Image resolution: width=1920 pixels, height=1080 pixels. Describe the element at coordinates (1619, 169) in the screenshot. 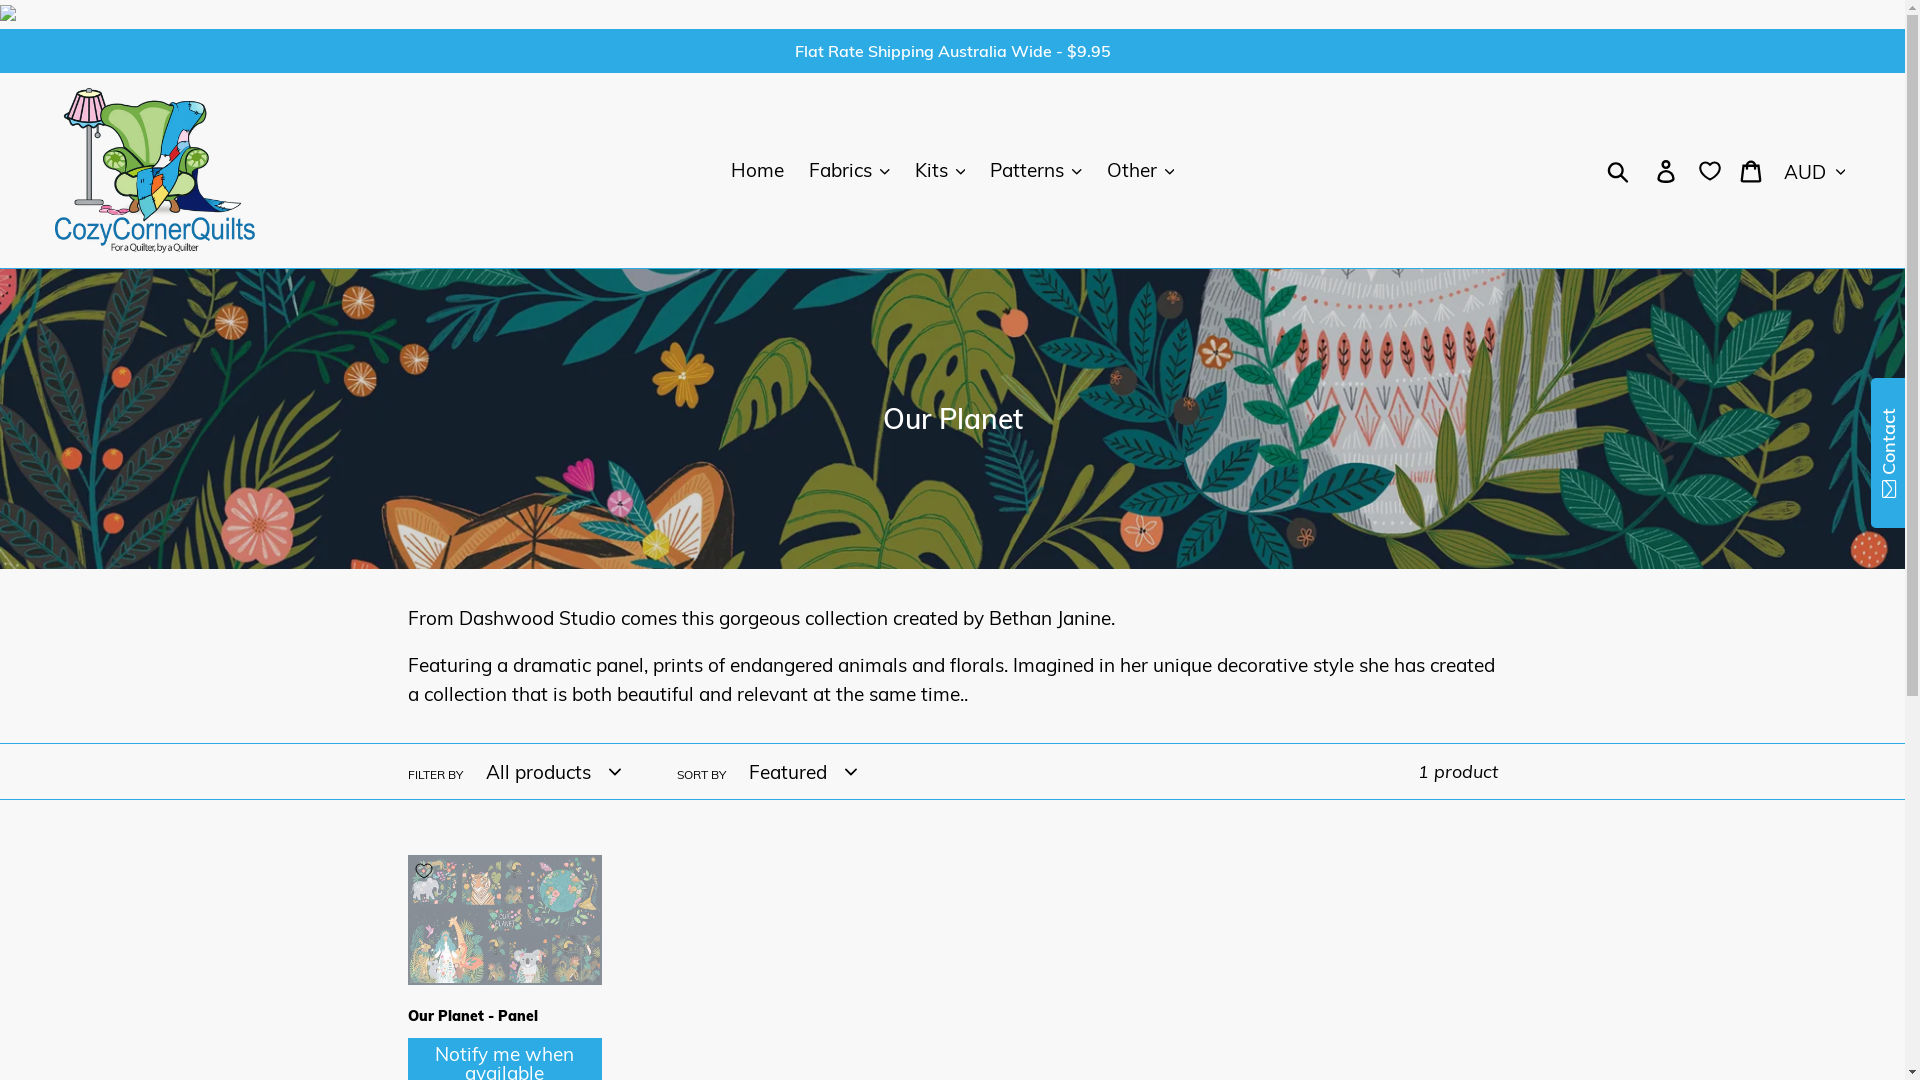

I see `'Submit'` at that location.